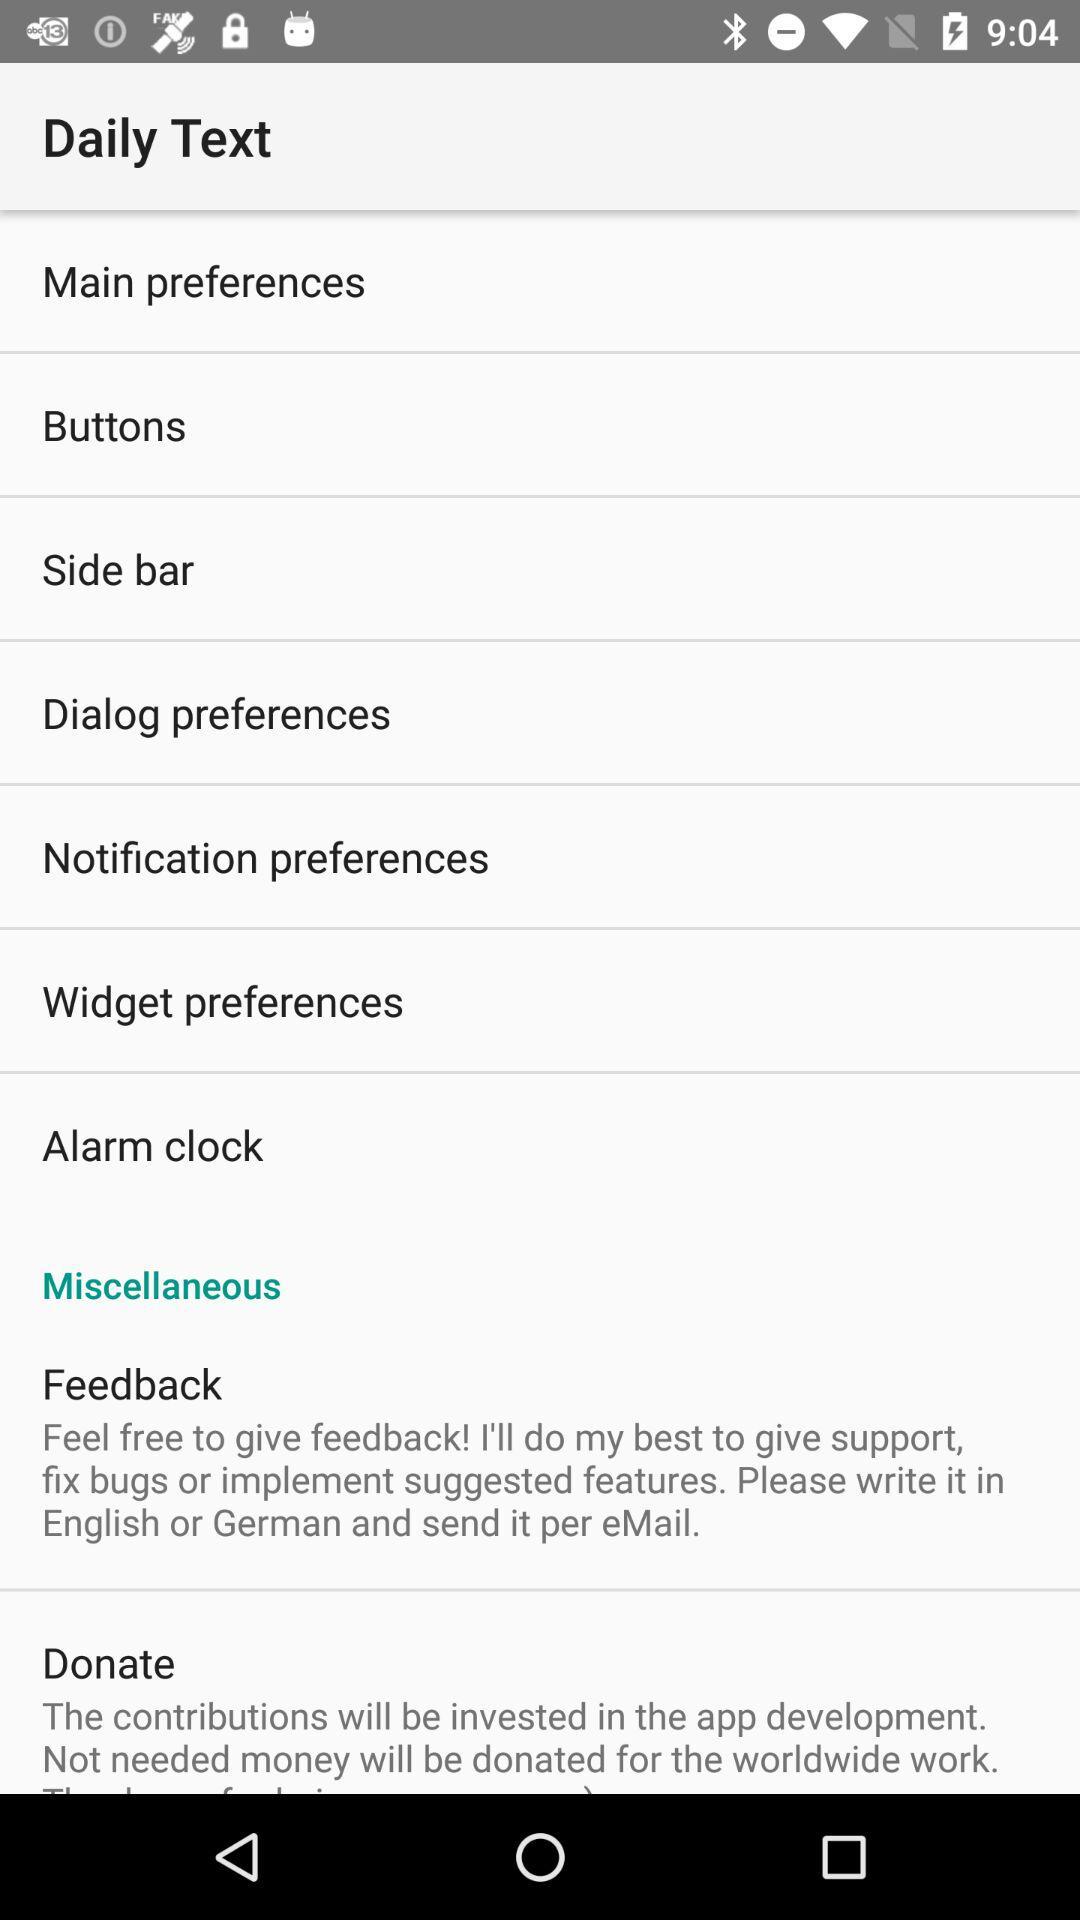 This screenshot has width=1080, height=1920. Describe the element at coordinates (118, 567) in the screenshot. I see `the icon below buttons item` at that location.